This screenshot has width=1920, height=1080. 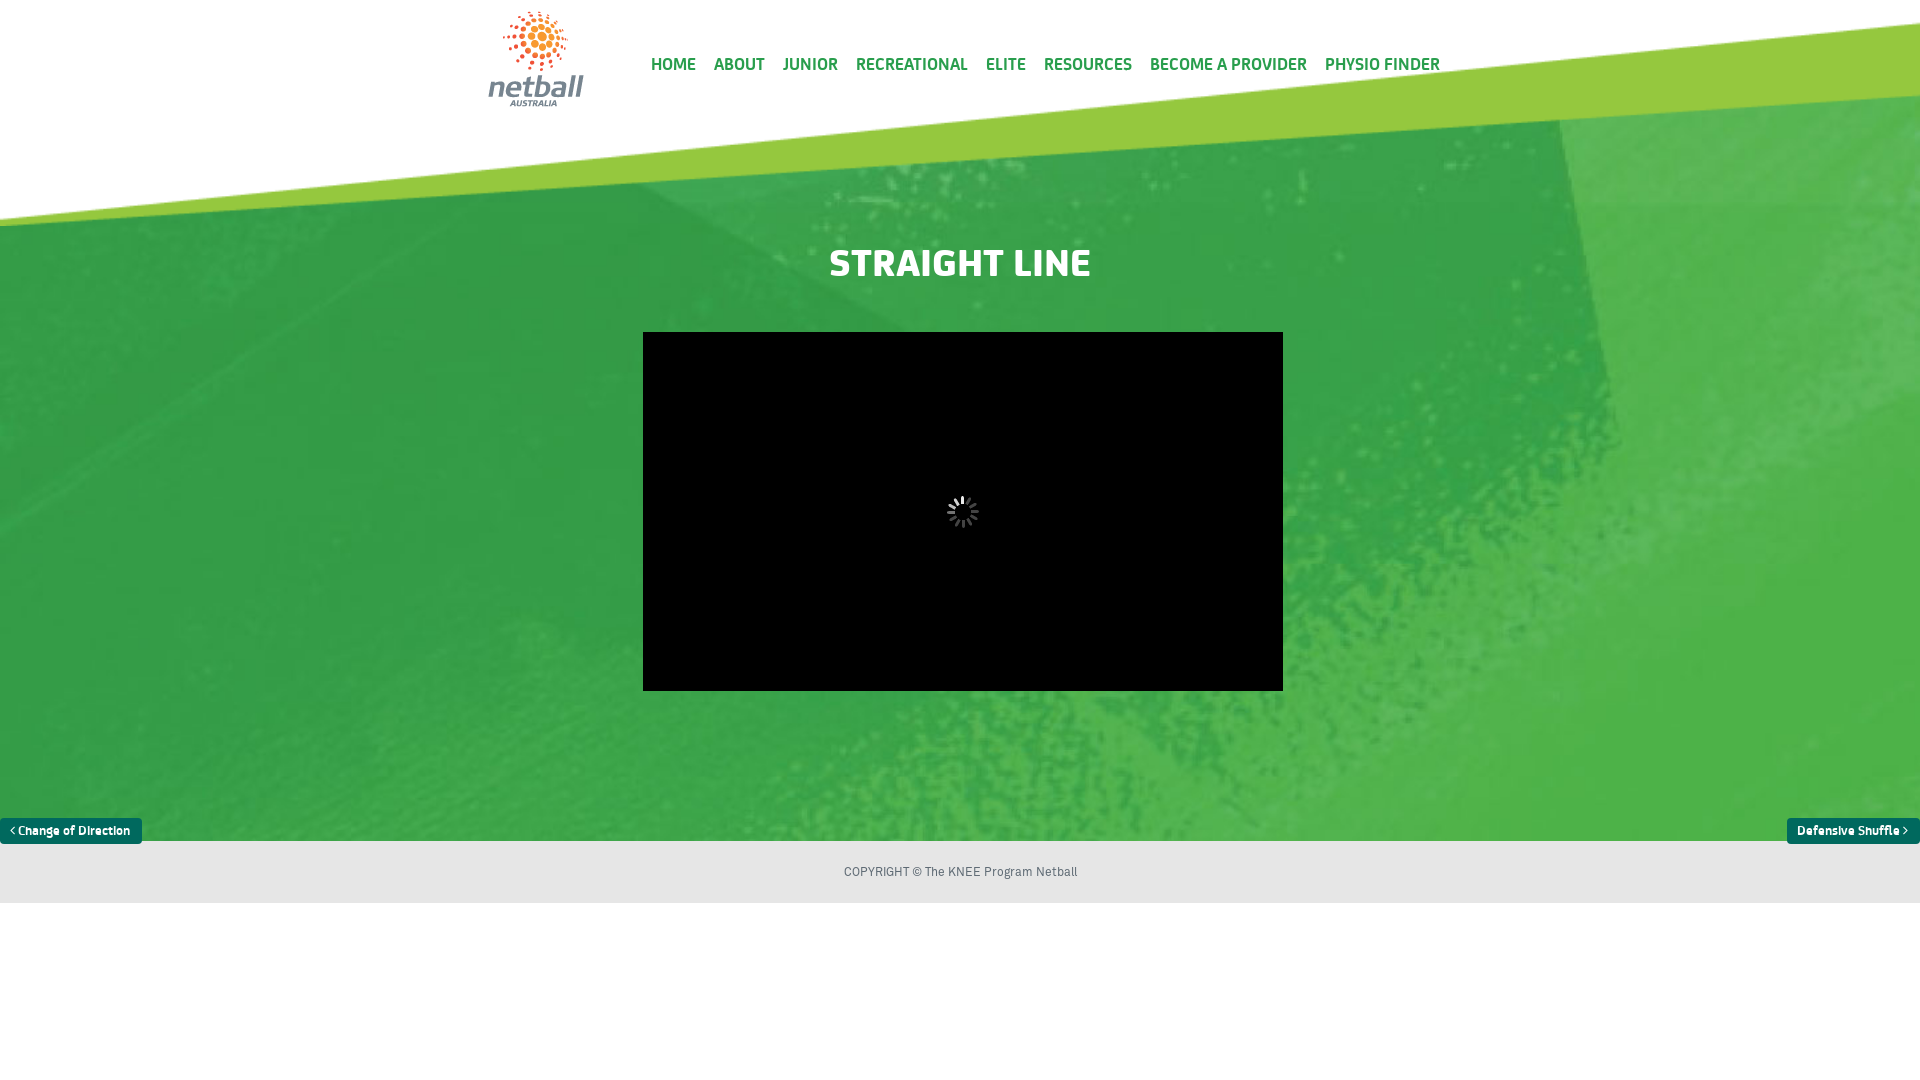 What do you see at coordinates (1078, 63) in the screenshot?
I see `'RESOURCES'` at bounding box center [1078, 63].